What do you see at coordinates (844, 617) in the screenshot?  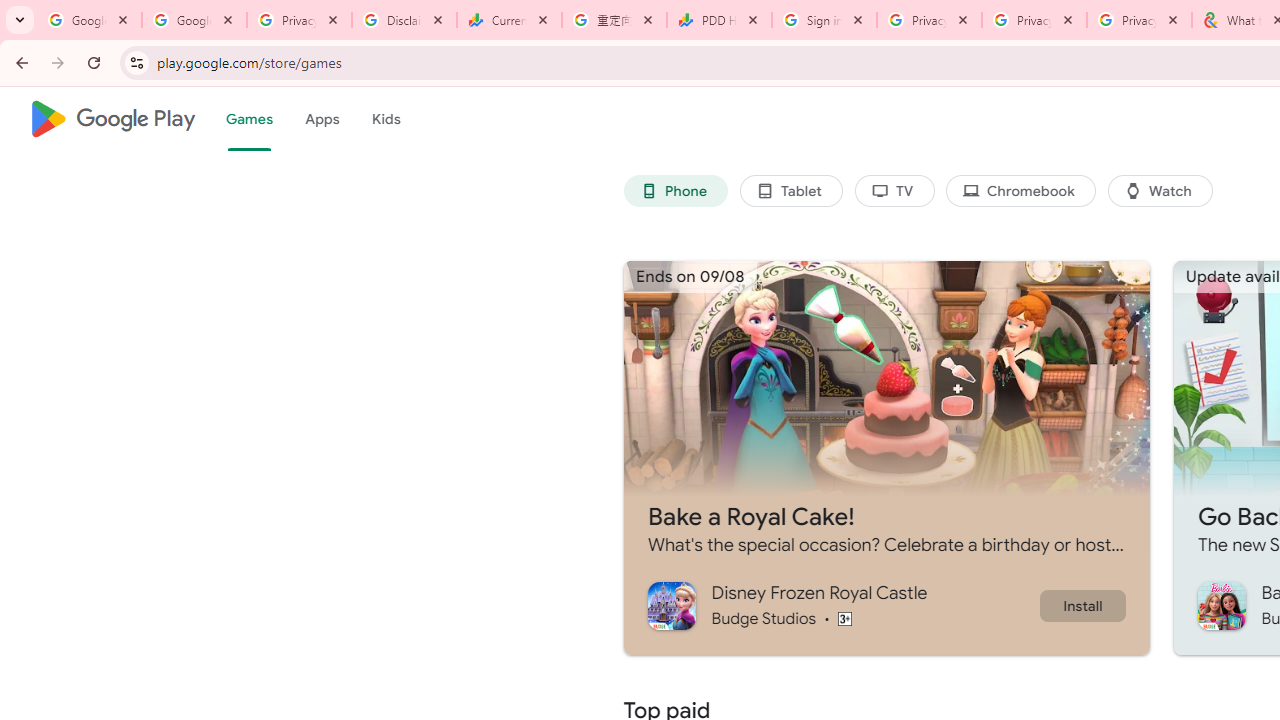 I see `'Content rating Rated for 3+'` at bounding box center [844, 617].